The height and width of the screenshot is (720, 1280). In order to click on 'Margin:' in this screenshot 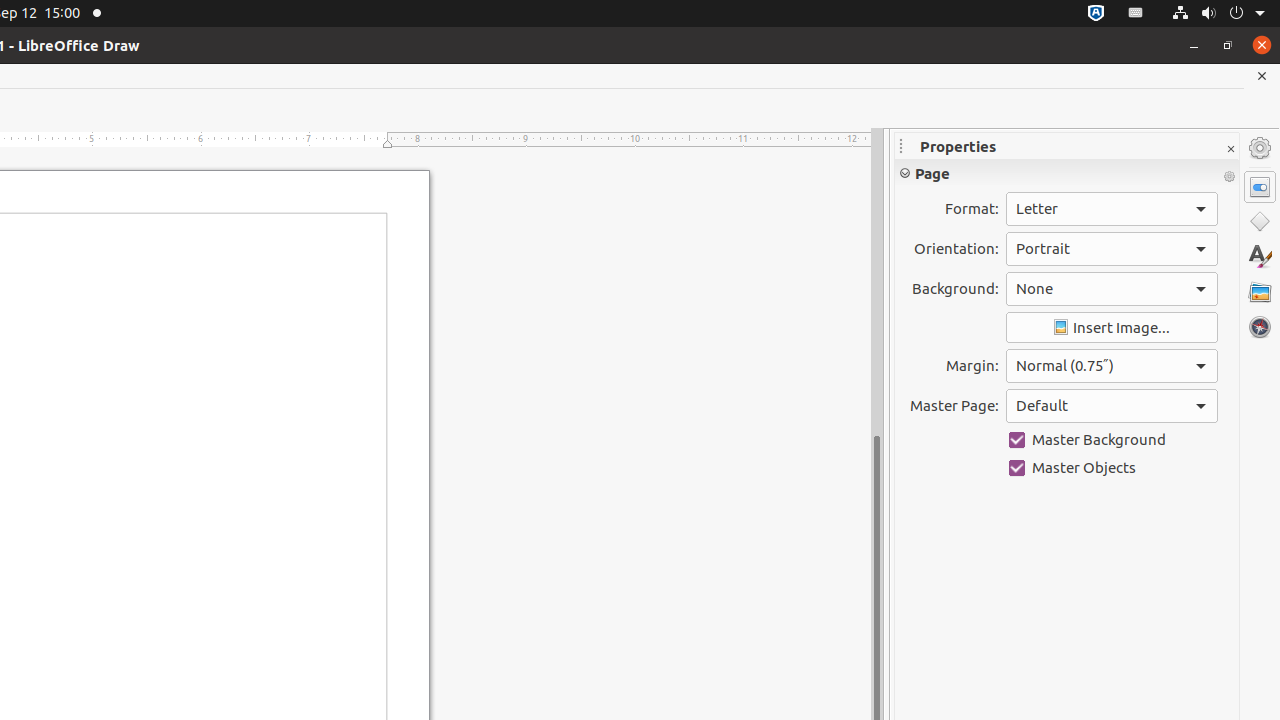, I will do `click(1110, 365)`.